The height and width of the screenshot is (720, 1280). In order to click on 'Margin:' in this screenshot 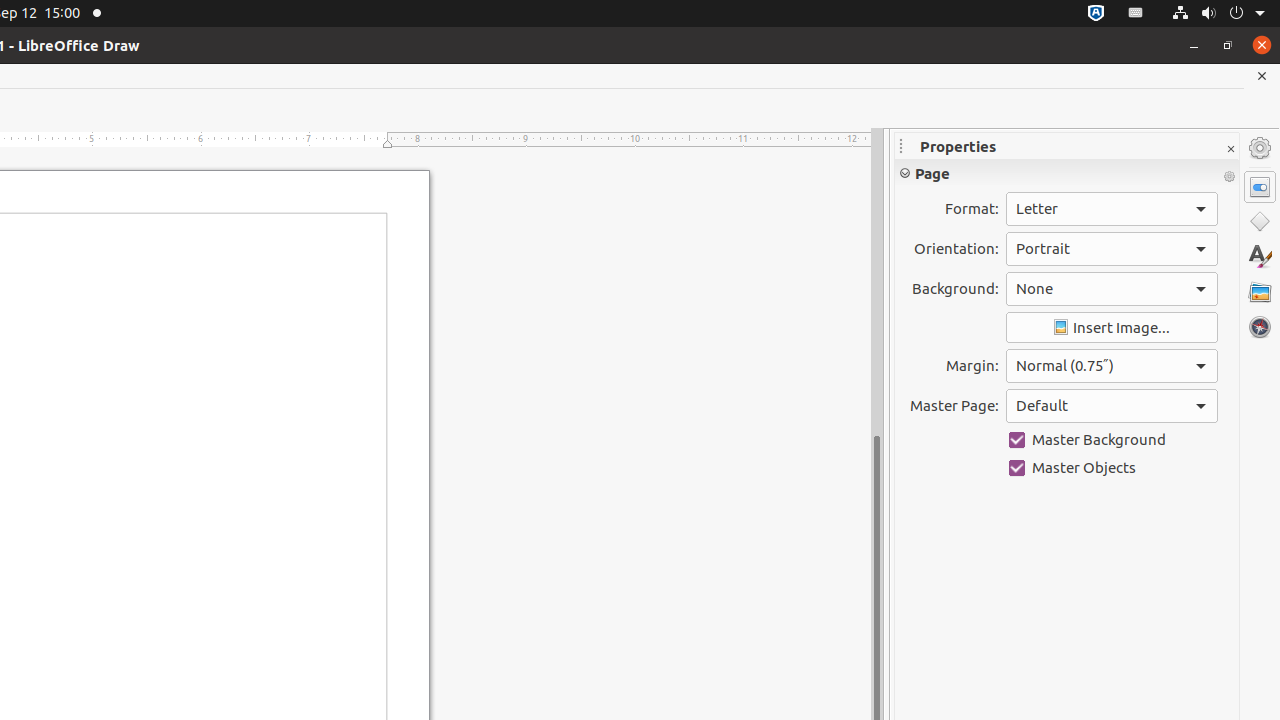, I will do `click(1110, 365)`.